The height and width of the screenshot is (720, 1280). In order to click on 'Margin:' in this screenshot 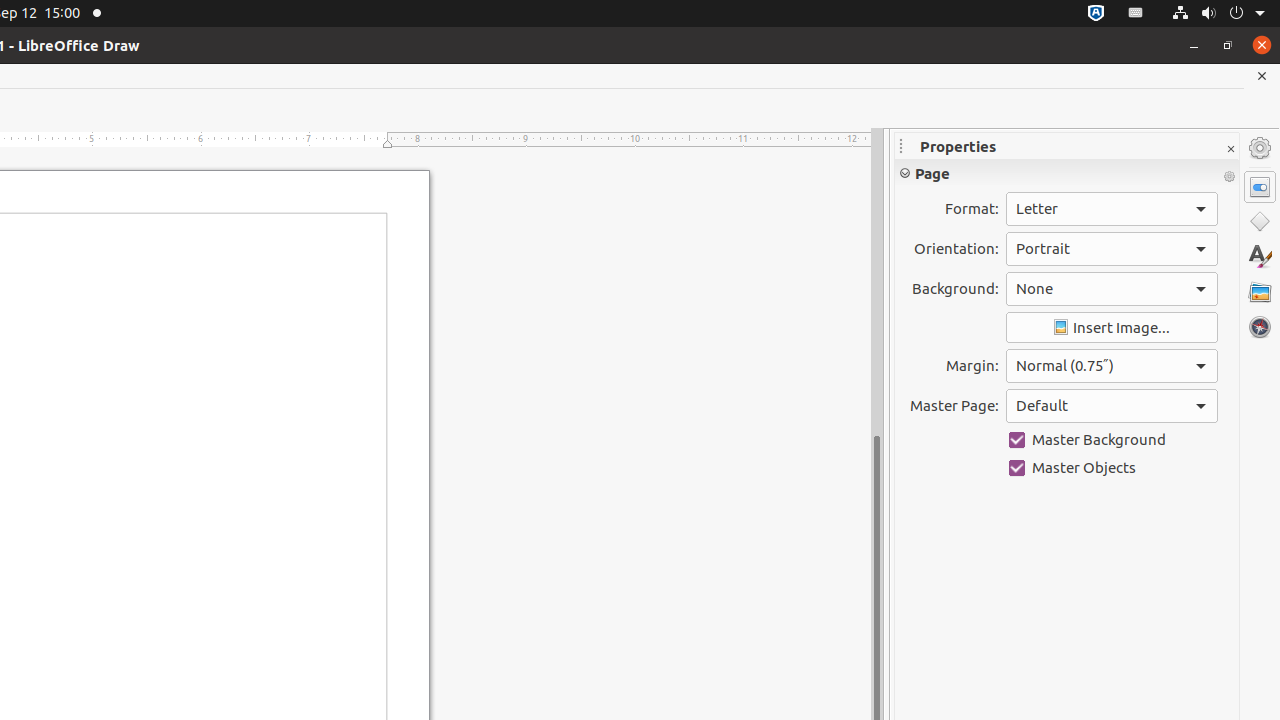, I will do `click(1110, 365)`.